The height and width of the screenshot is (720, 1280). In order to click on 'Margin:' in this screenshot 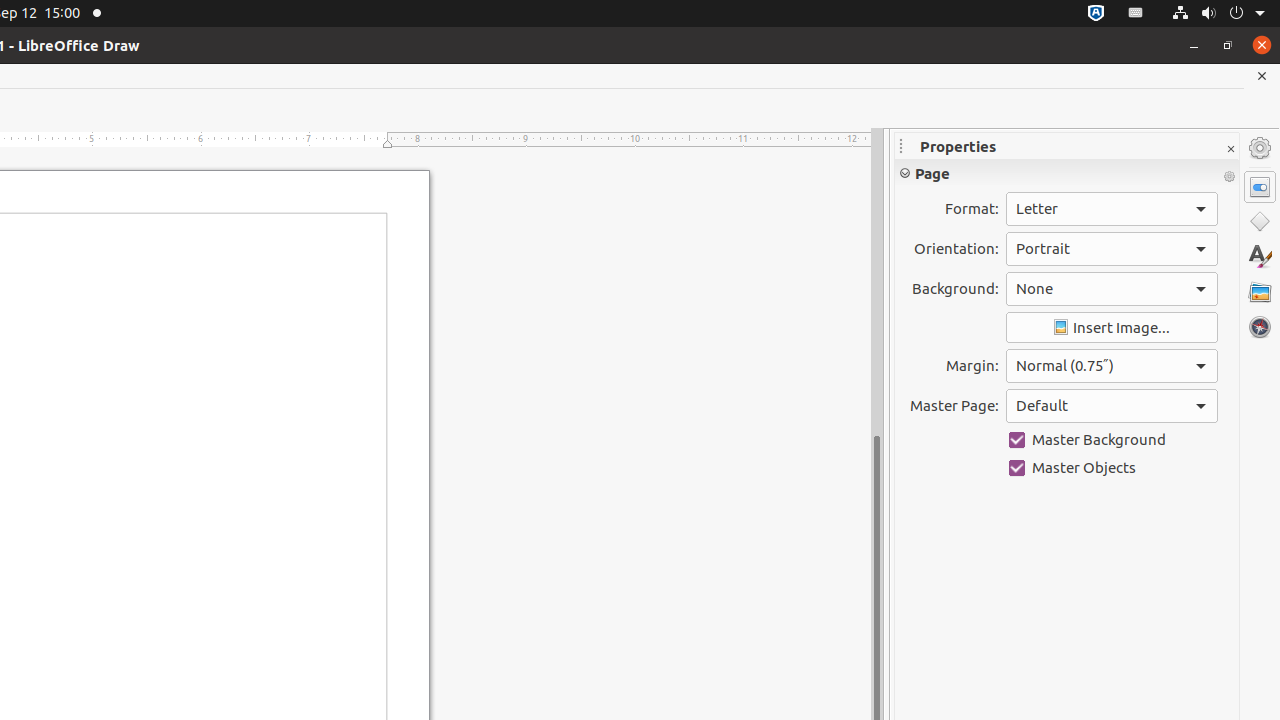, I will do `click(1110, 365)`.